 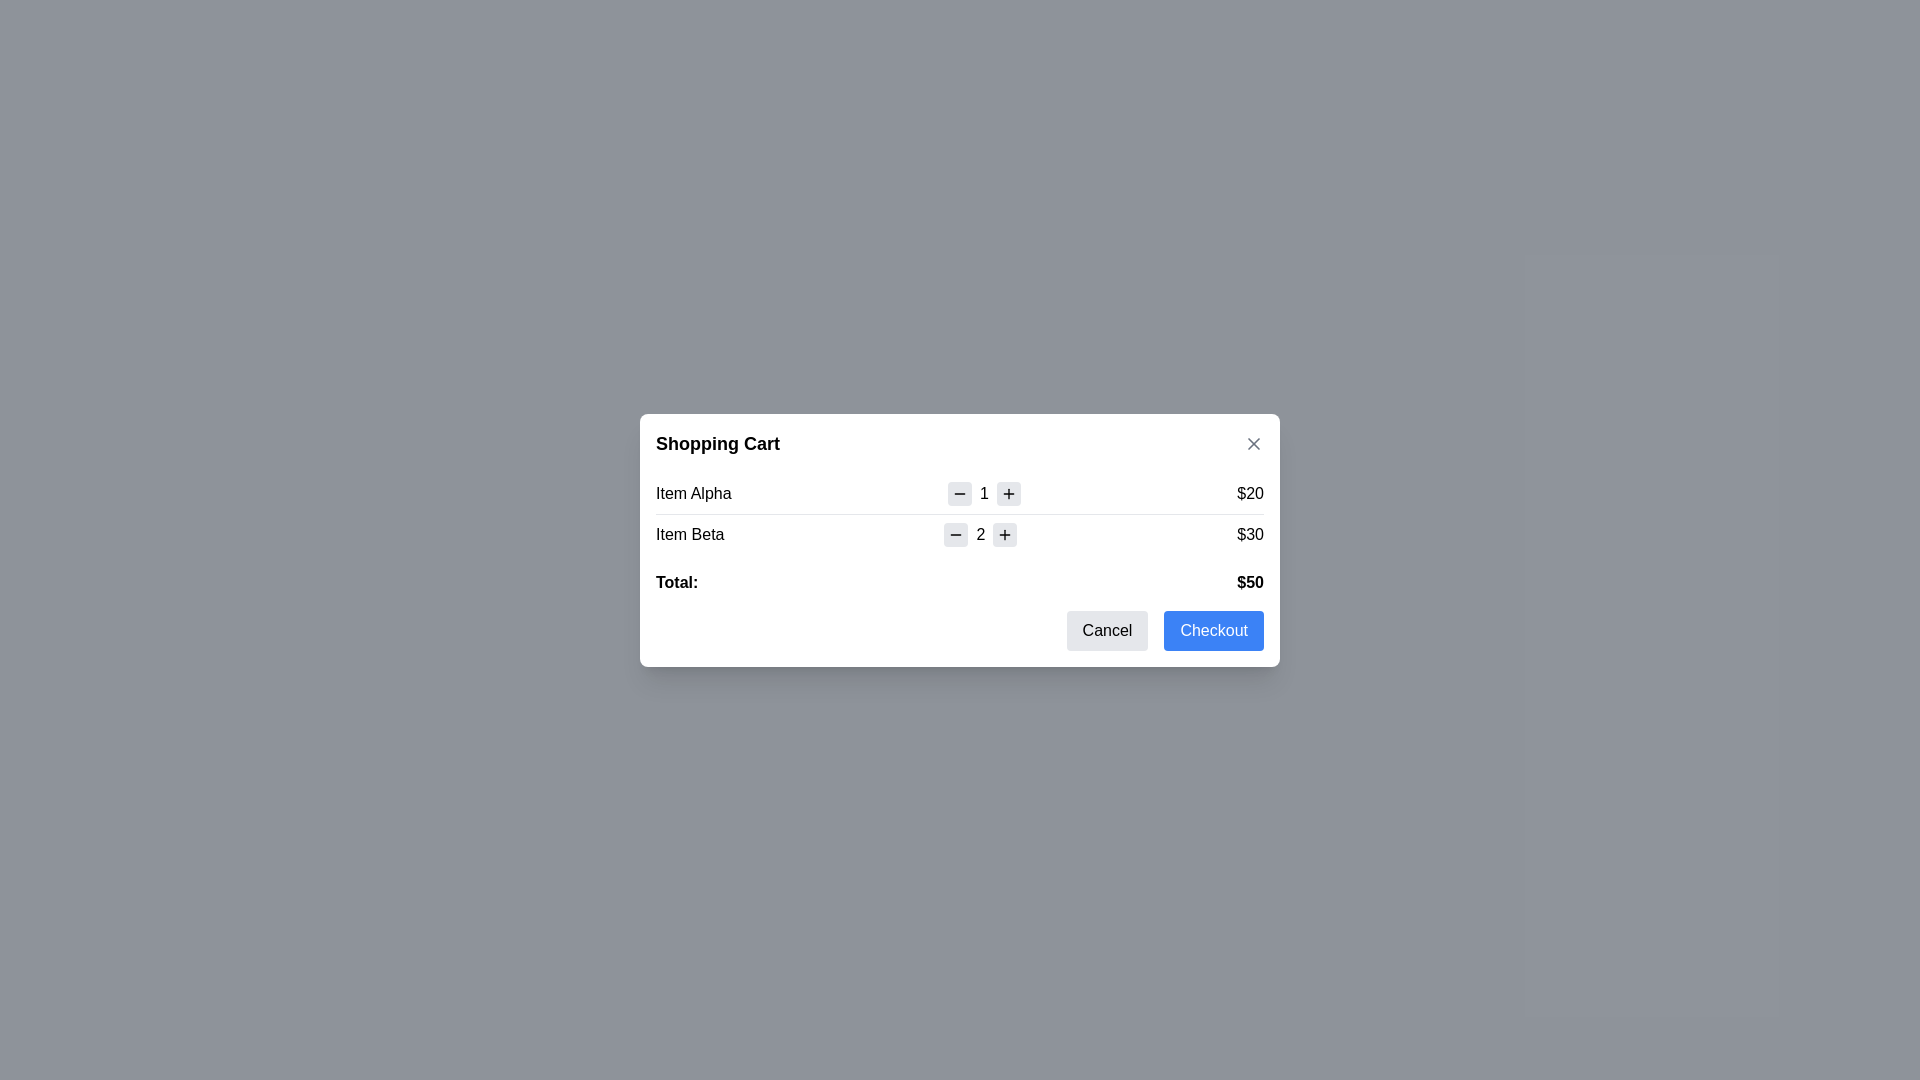 I want to click on the total price text label in the shopping cart, which displays the calculated total price for the item in the second row, adjacent to the 'Item Beta' entry, so click(x=1249, y=533).